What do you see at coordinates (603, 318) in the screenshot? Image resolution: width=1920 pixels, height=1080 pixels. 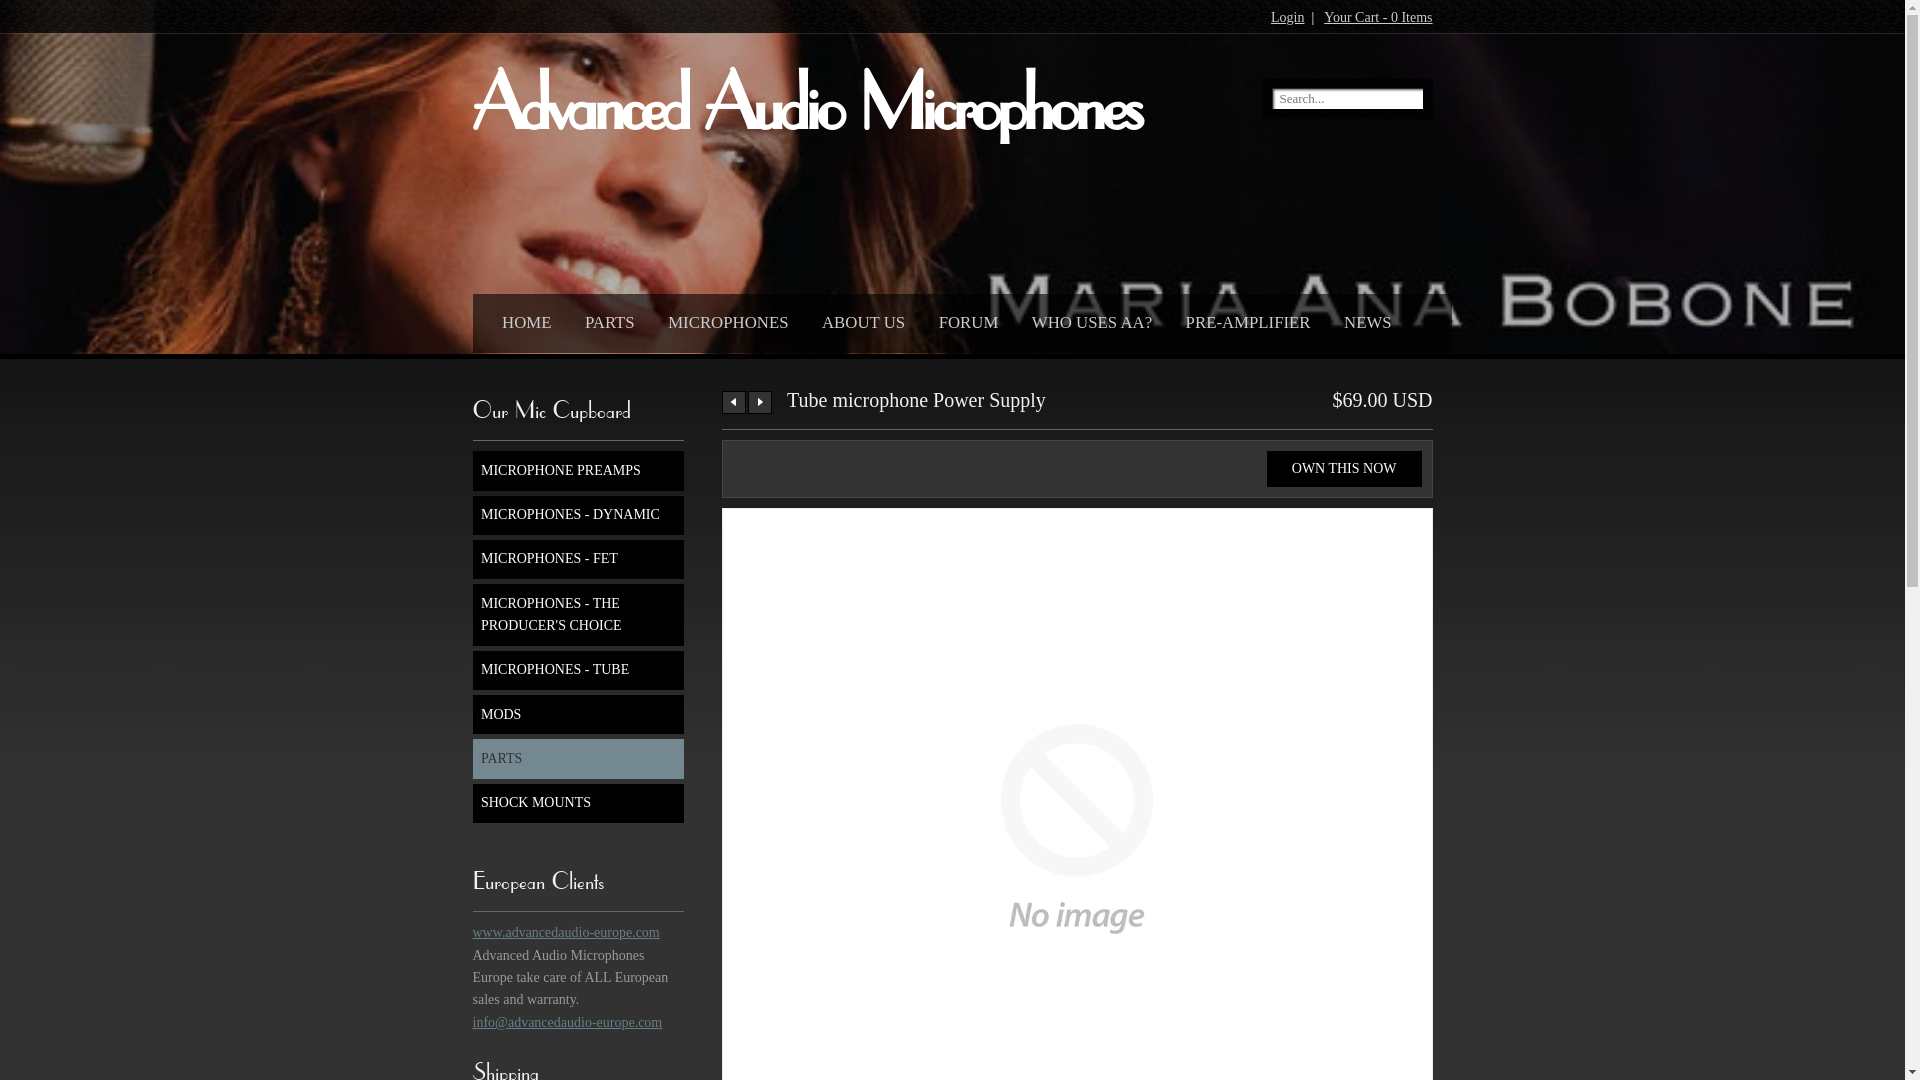 I see `'PARTS'` at bounding box center [603, 318].